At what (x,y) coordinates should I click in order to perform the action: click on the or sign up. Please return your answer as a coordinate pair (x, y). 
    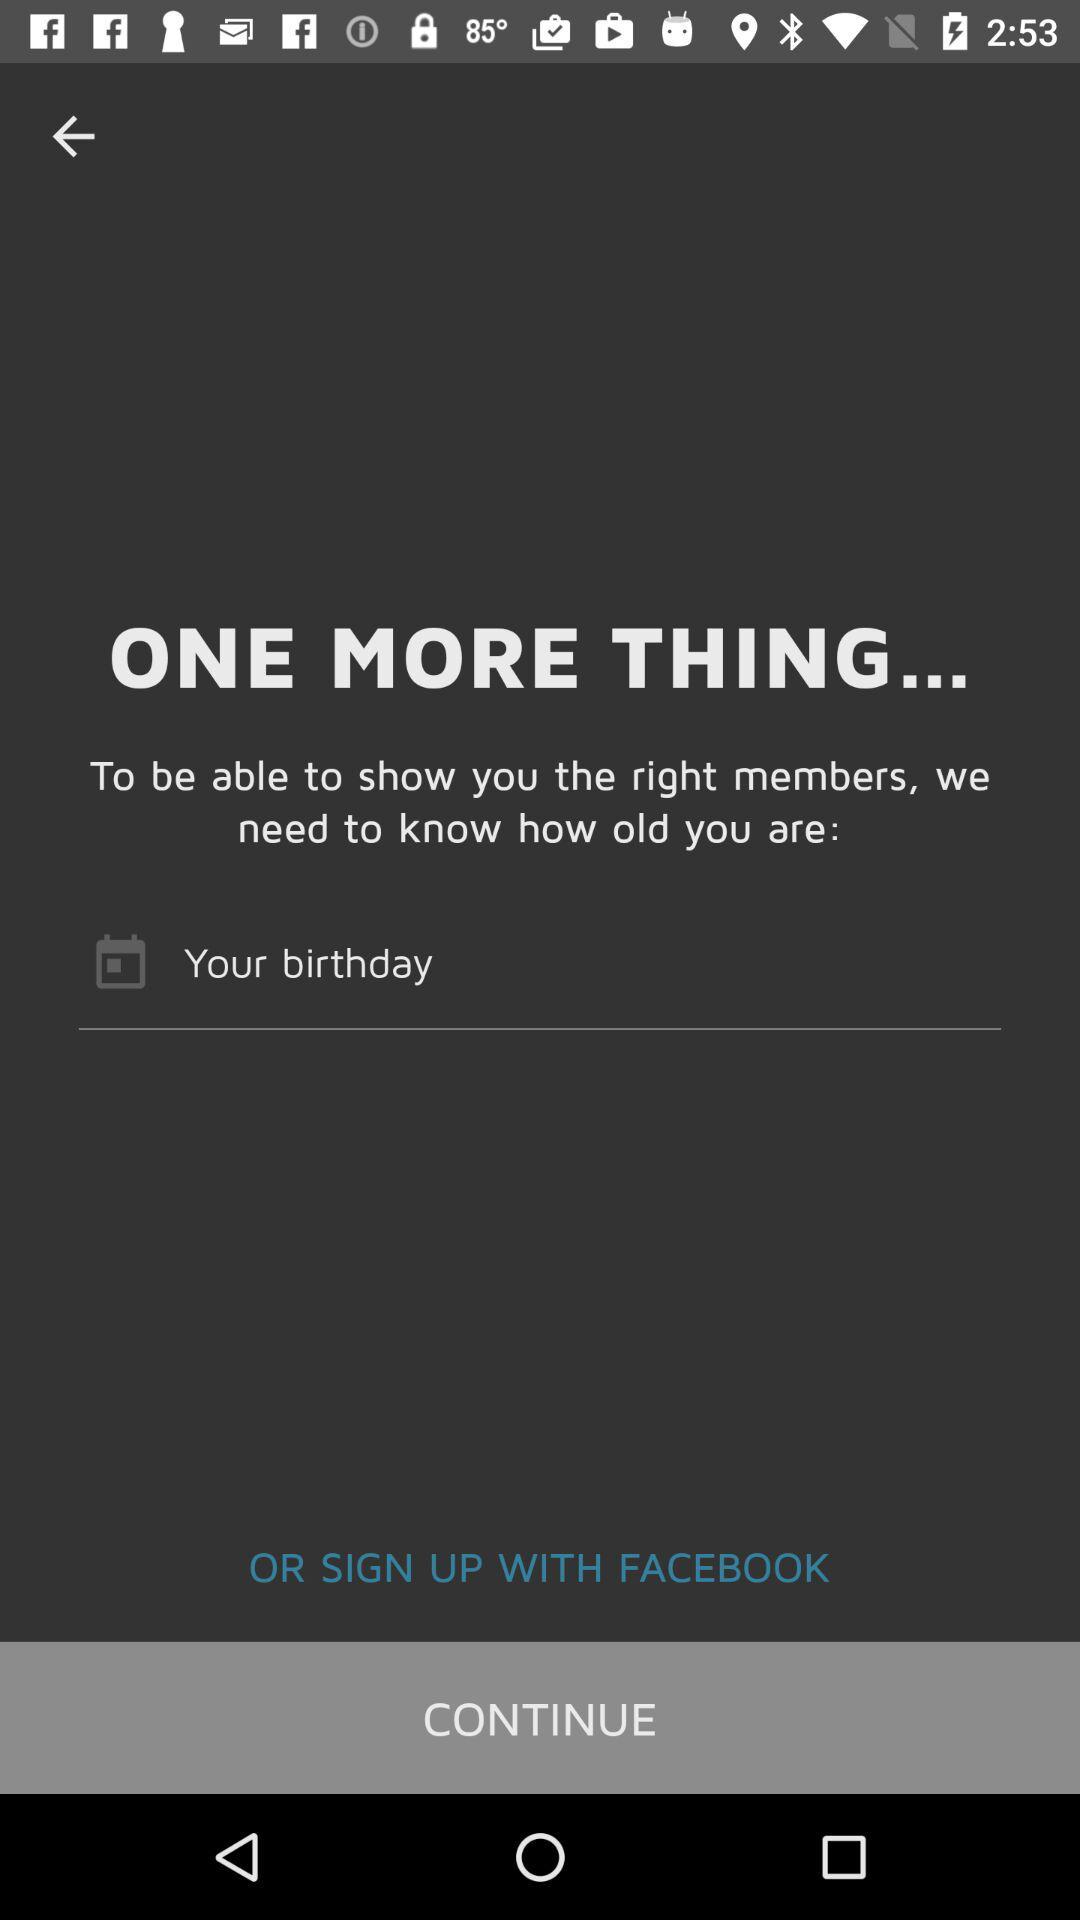
    Looking at the image, I should click on (540, 1564).